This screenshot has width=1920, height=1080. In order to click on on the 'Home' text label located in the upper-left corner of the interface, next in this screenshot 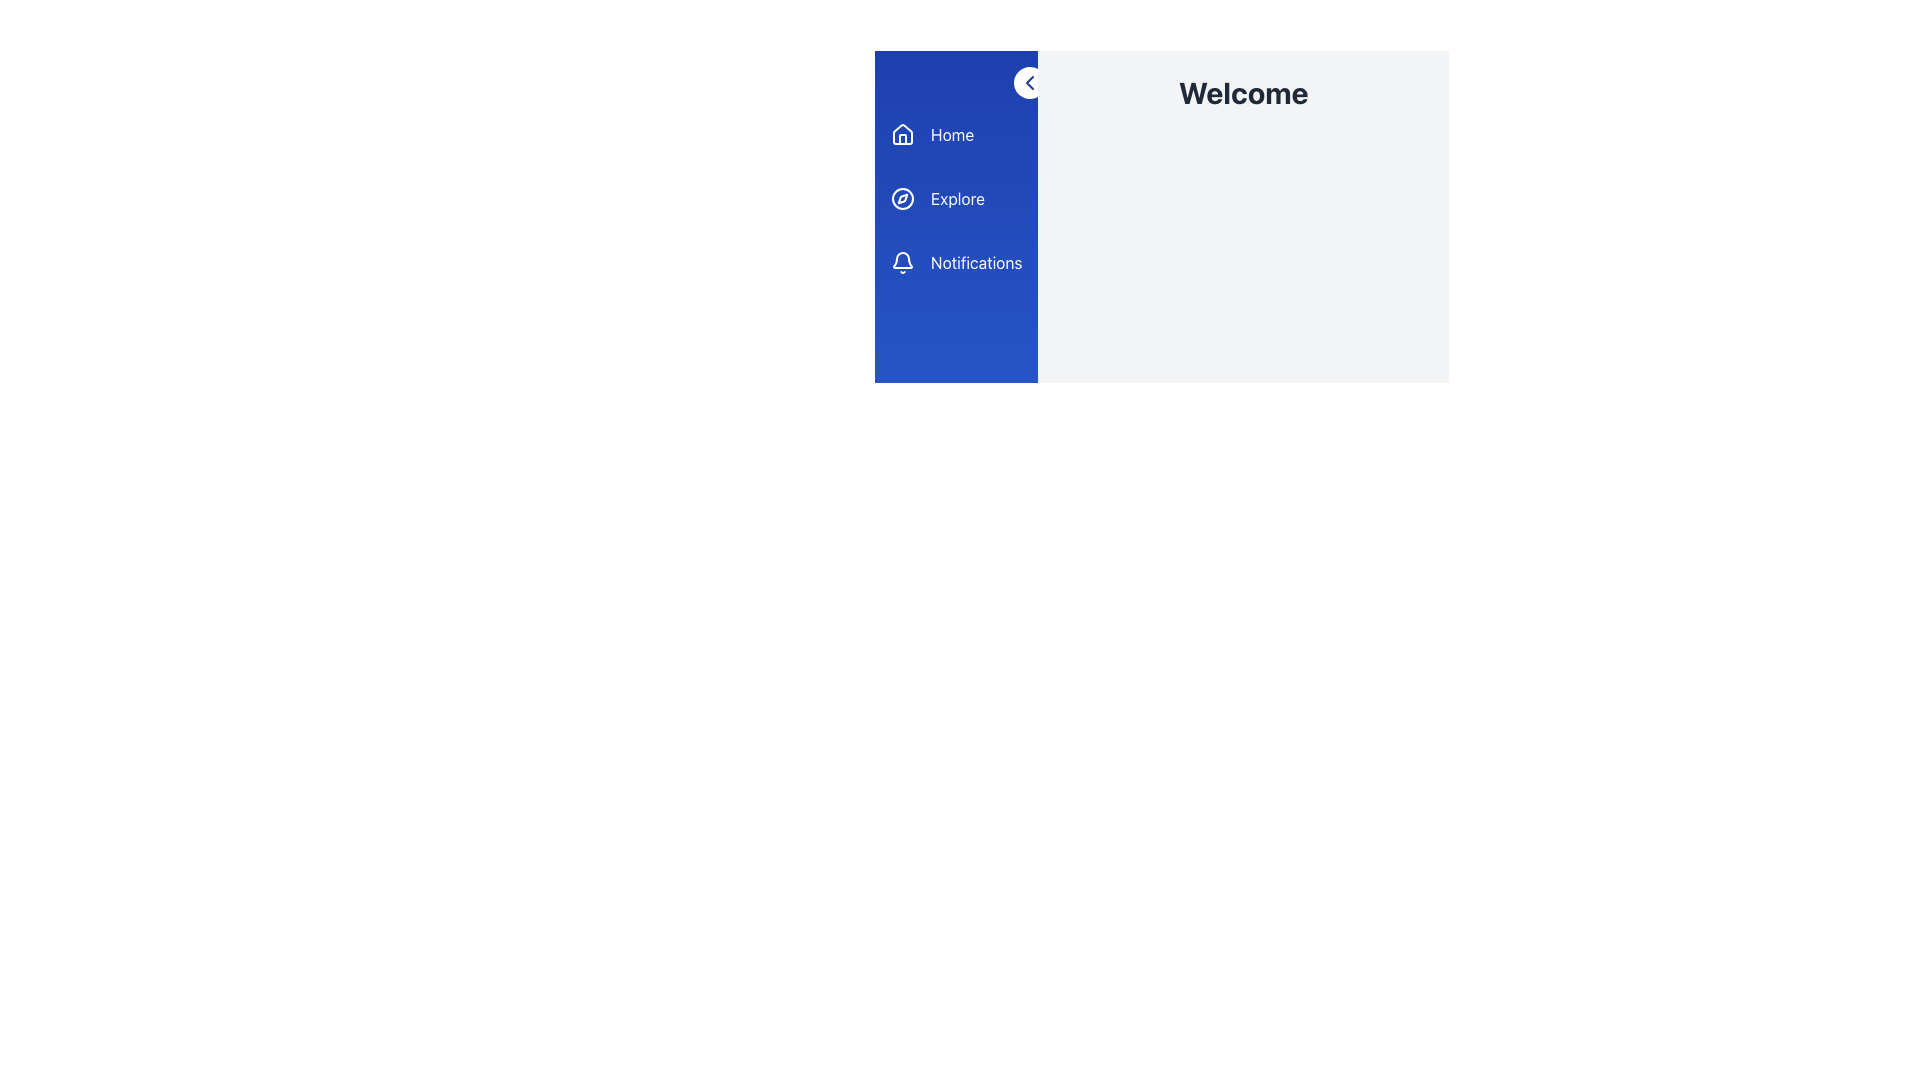, I will do `click(951, 135)`.